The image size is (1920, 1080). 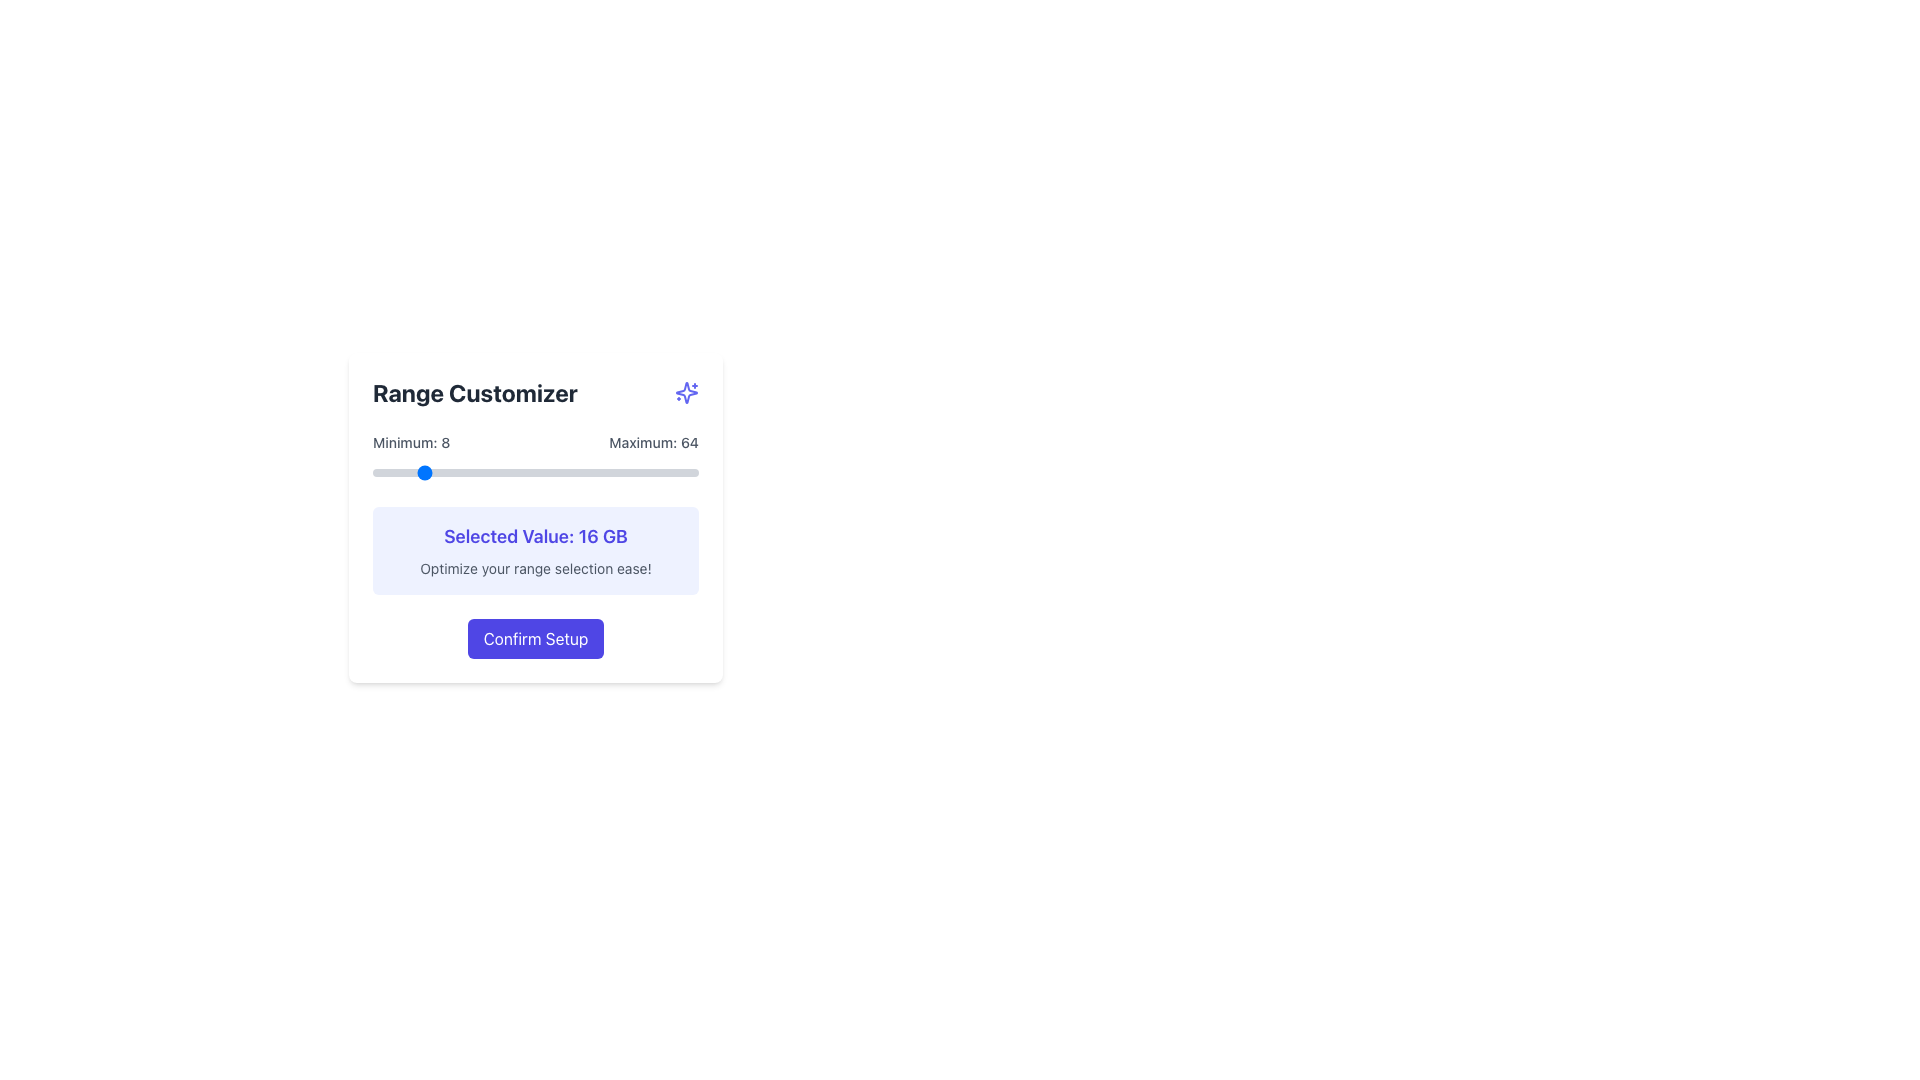 I want to click on the slider, so click(x=470, y=473).